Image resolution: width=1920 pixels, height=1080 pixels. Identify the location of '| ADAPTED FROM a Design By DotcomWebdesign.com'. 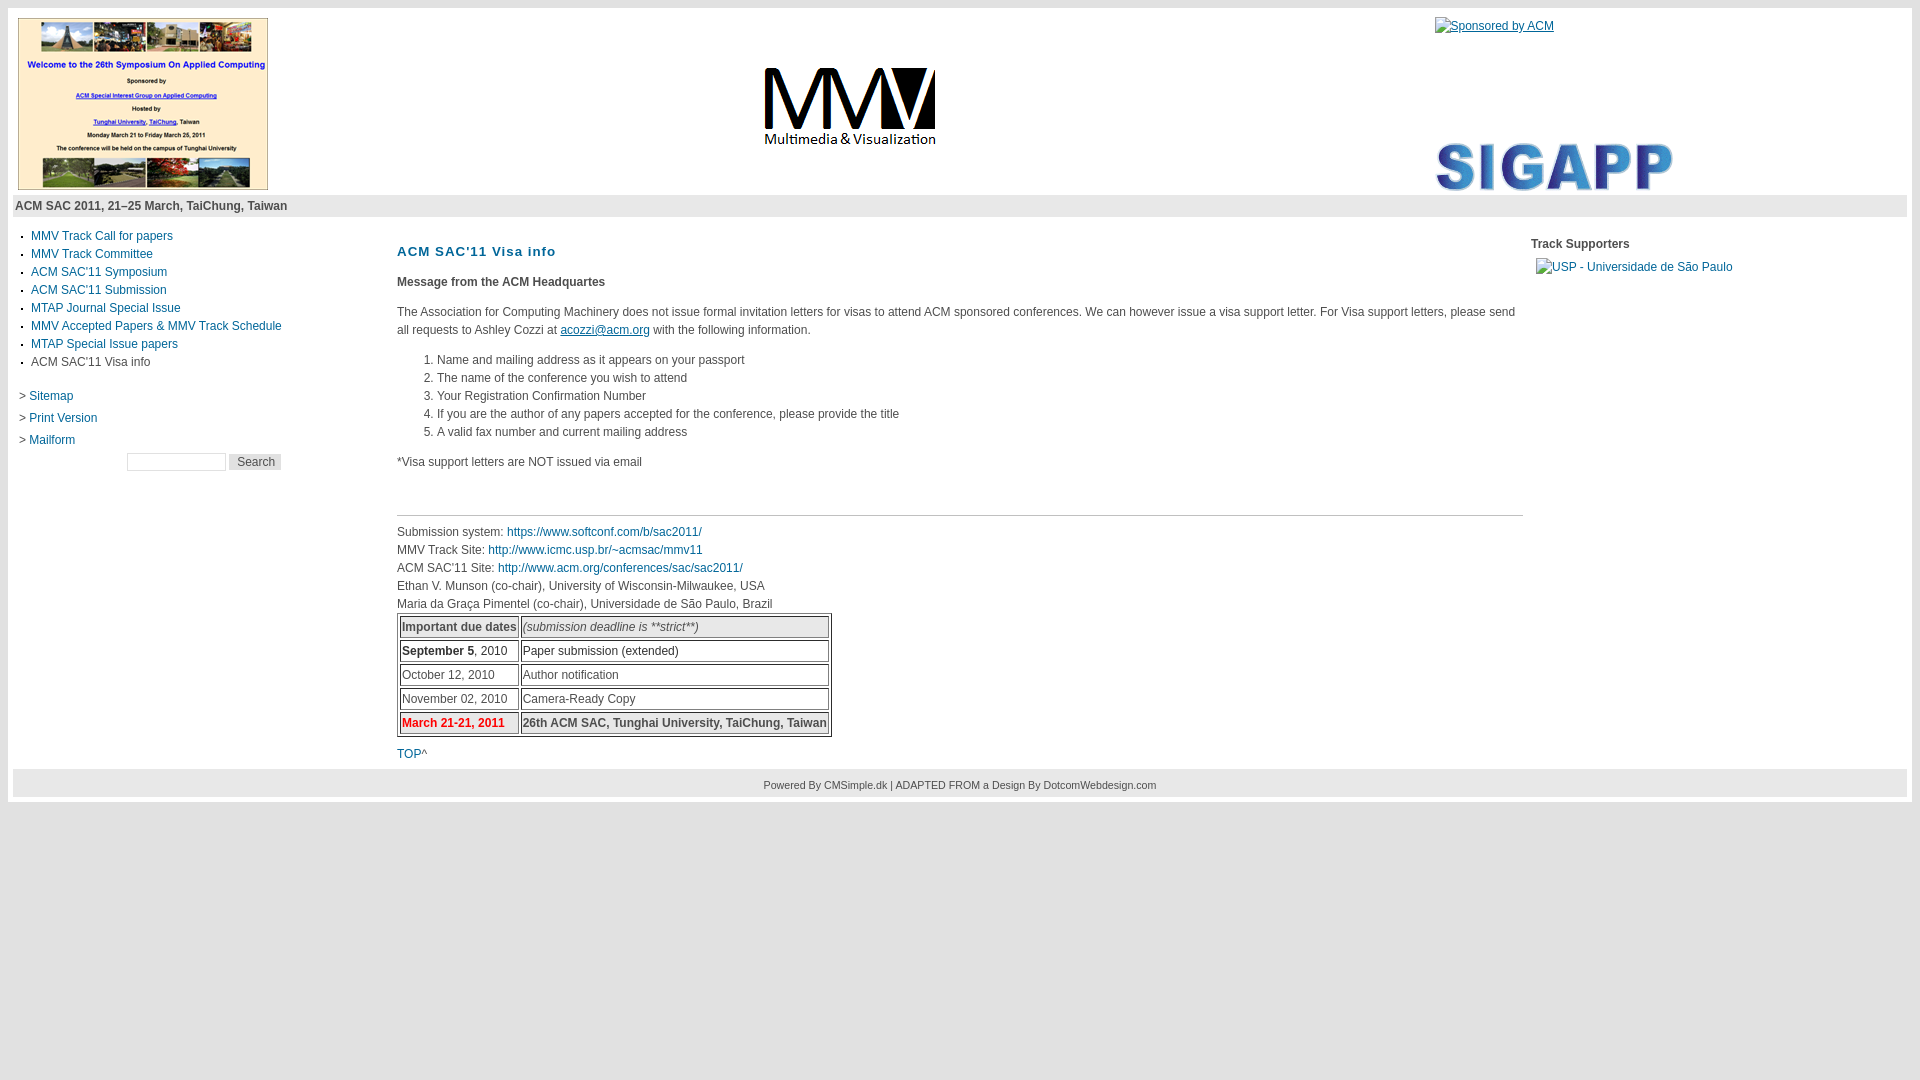
(1022, 784).